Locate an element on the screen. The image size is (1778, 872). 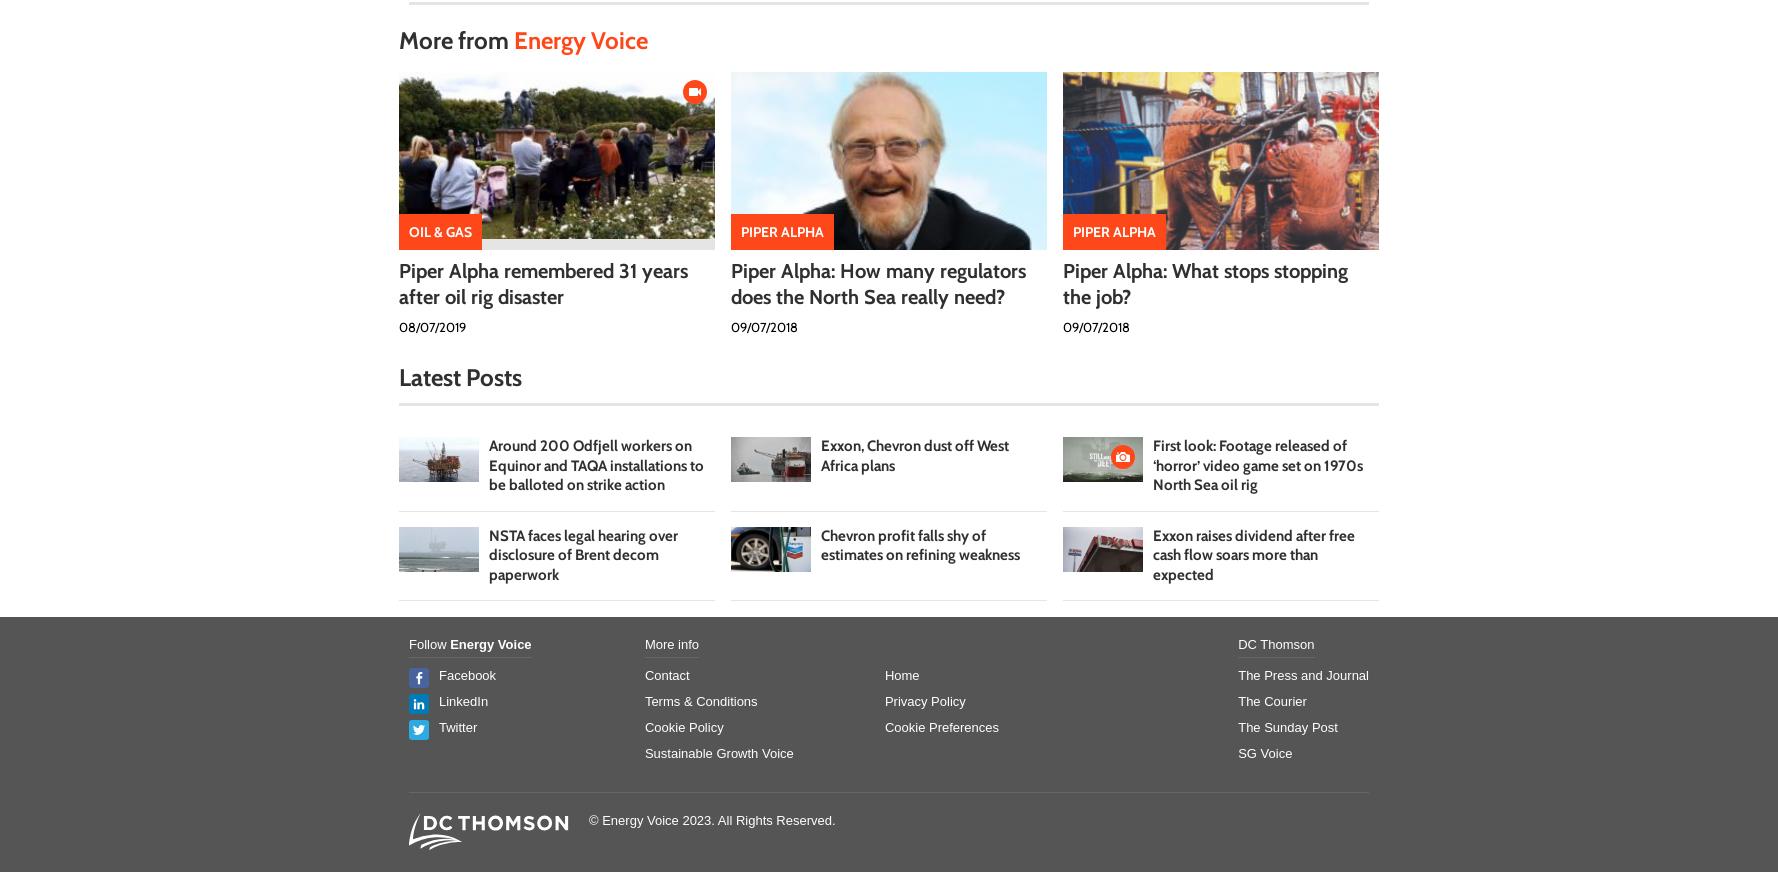
'Around 200 Odfjell workers on Equinor and TAQA installations to be balloted on strike action' is located at coordinates (595, 464).